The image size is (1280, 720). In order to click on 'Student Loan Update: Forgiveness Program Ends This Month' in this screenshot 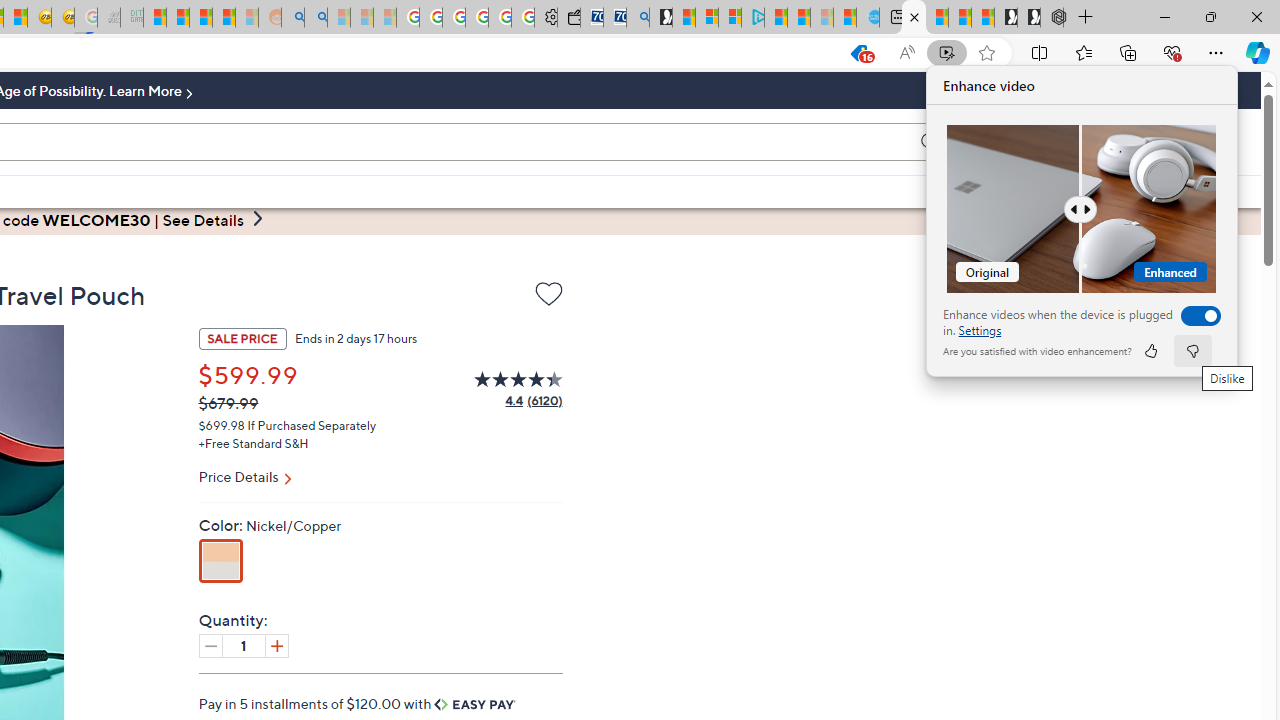, I will do `click(224, 17)`.